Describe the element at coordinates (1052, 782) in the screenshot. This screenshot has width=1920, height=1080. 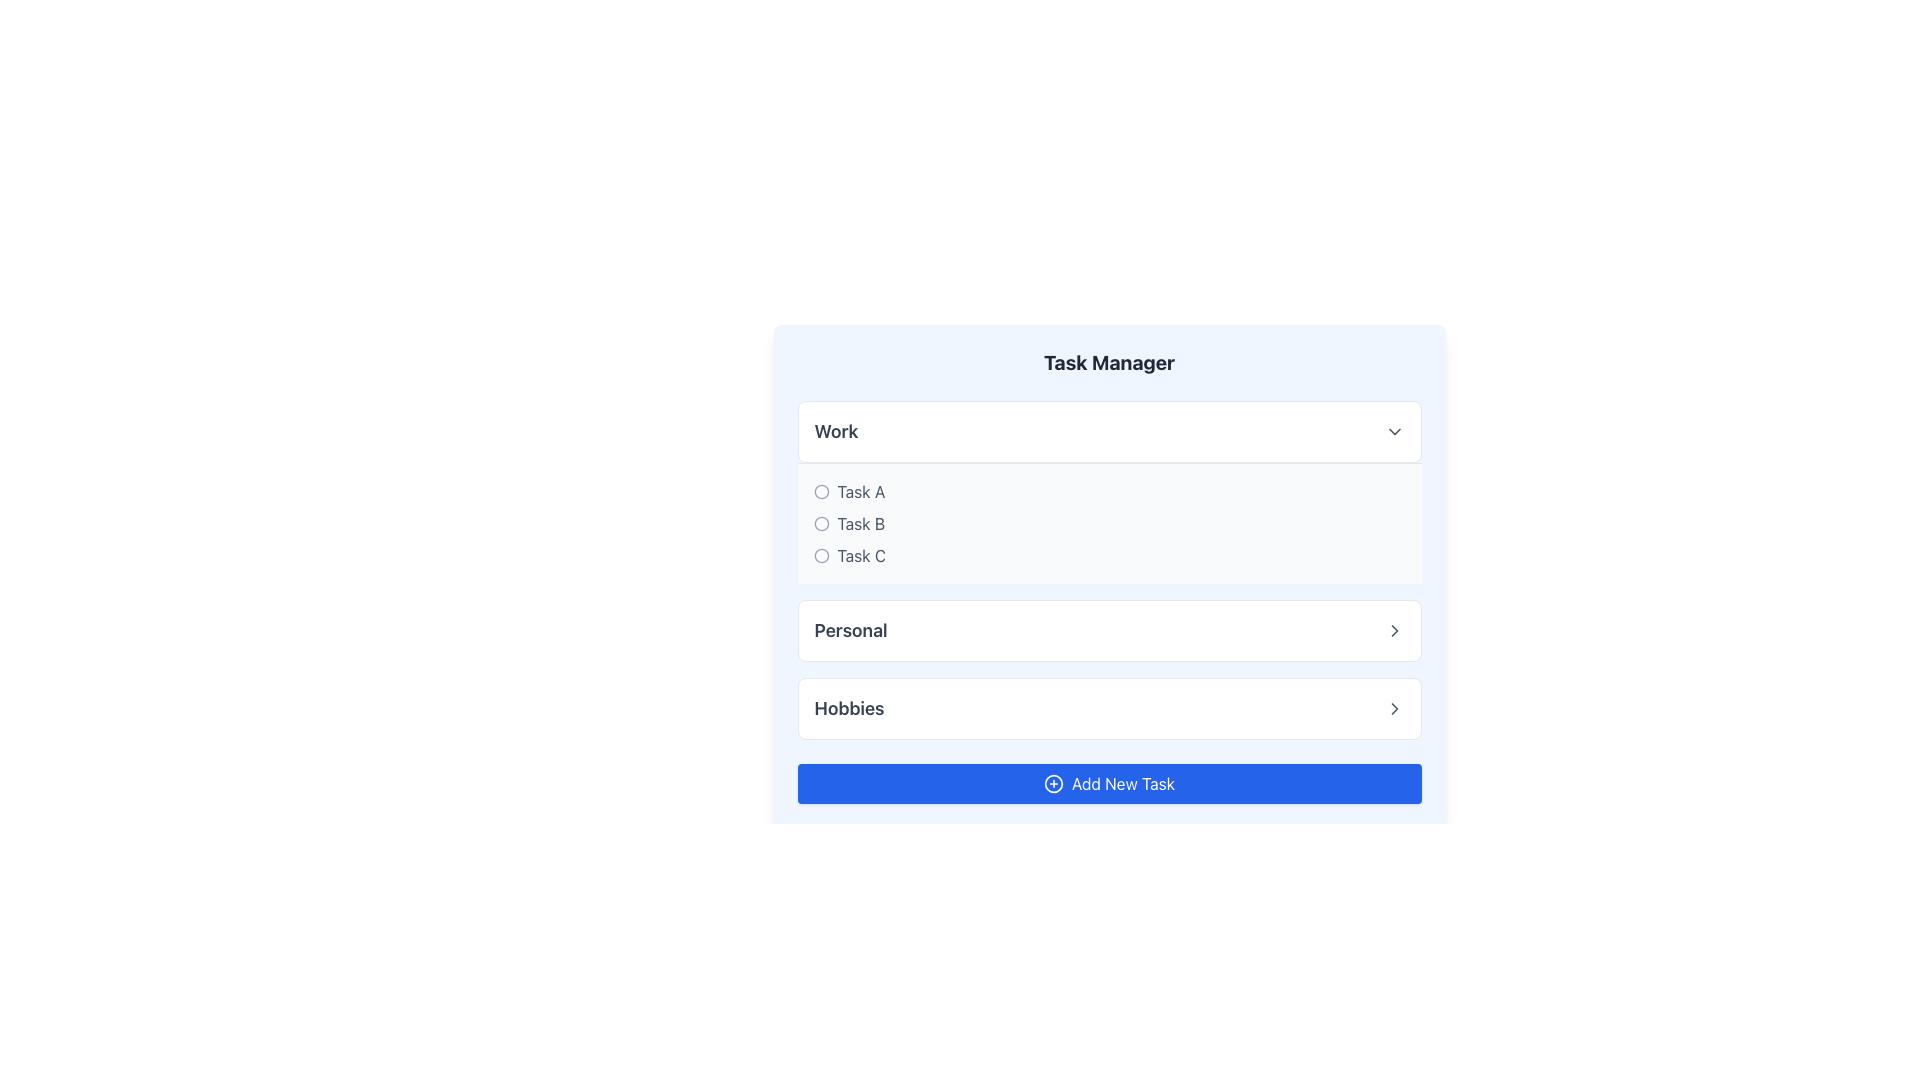
I see `the SVG circle that signifies the location for interaction with the 'Add New Task' button at the bottom of the interface` at that location.